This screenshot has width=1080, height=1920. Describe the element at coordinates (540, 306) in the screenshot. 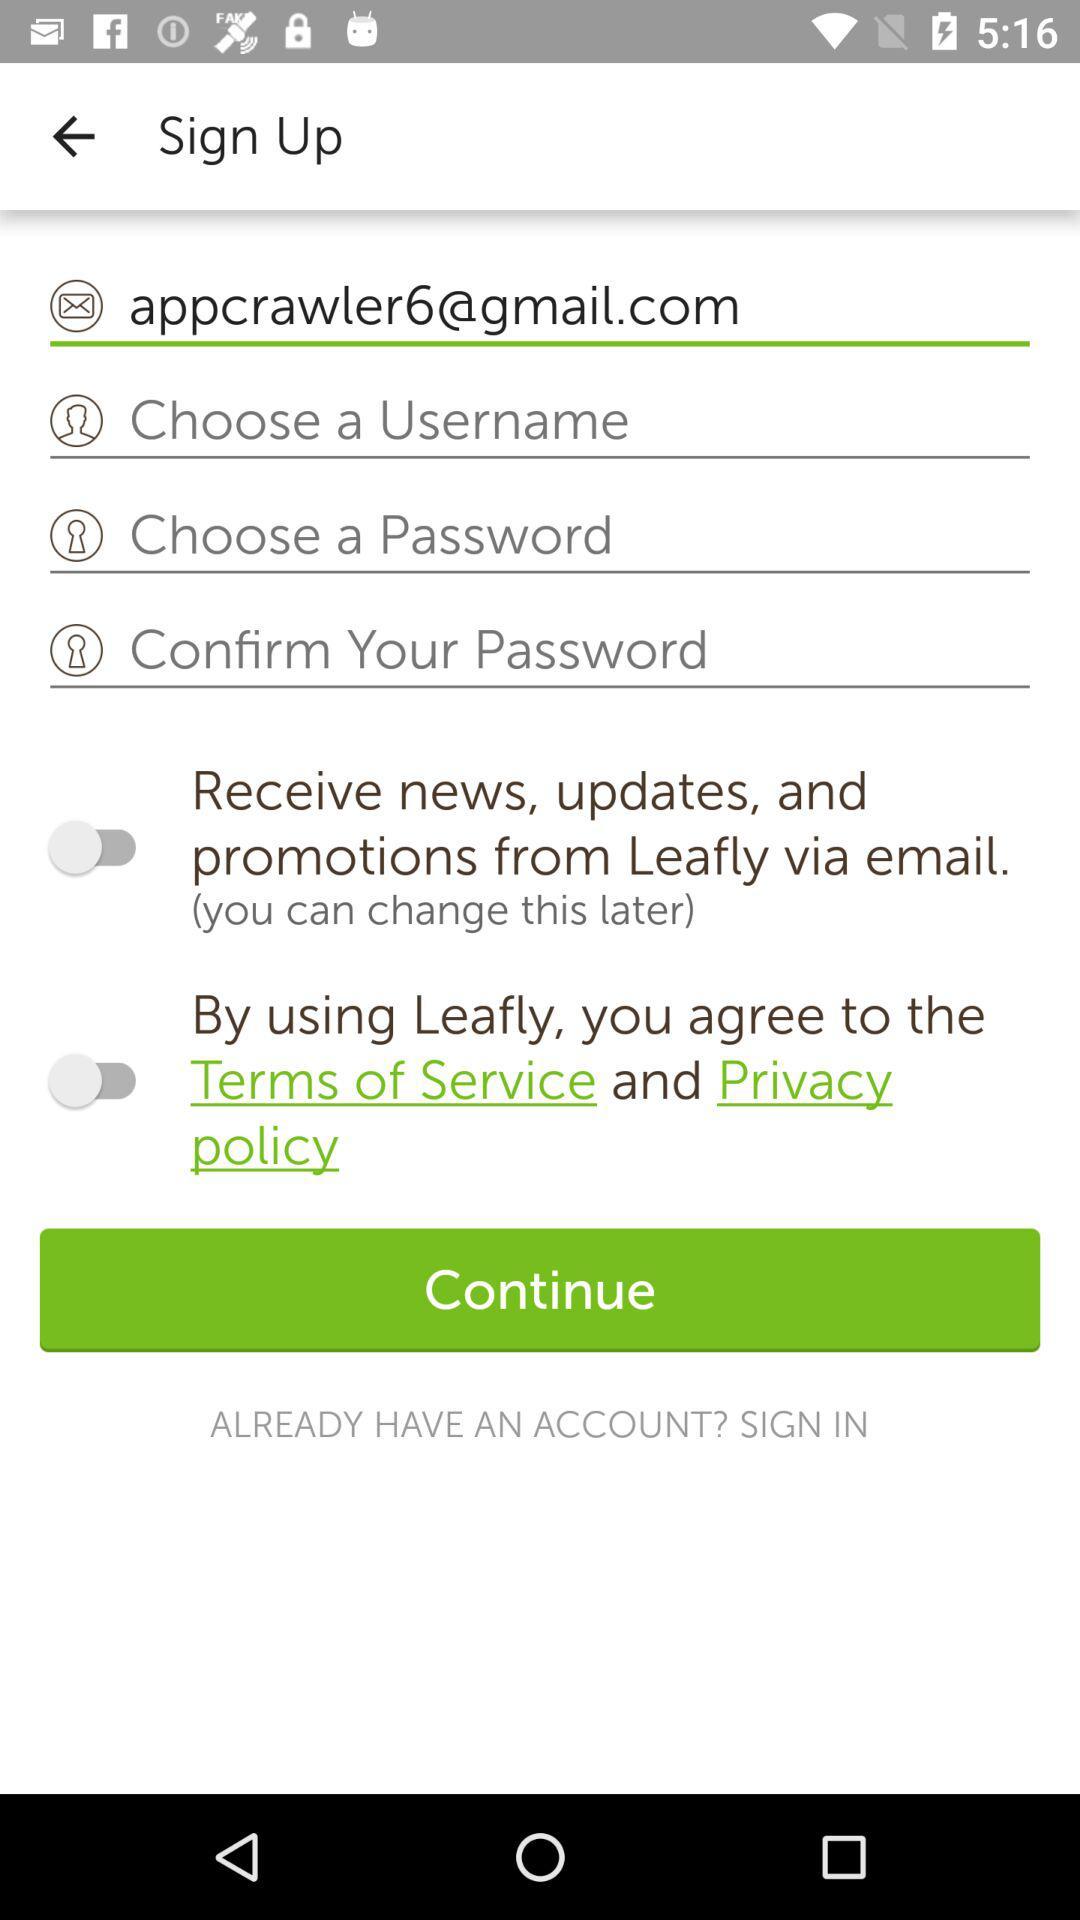

I see `appcrawler6@gmail.com item` at that location.